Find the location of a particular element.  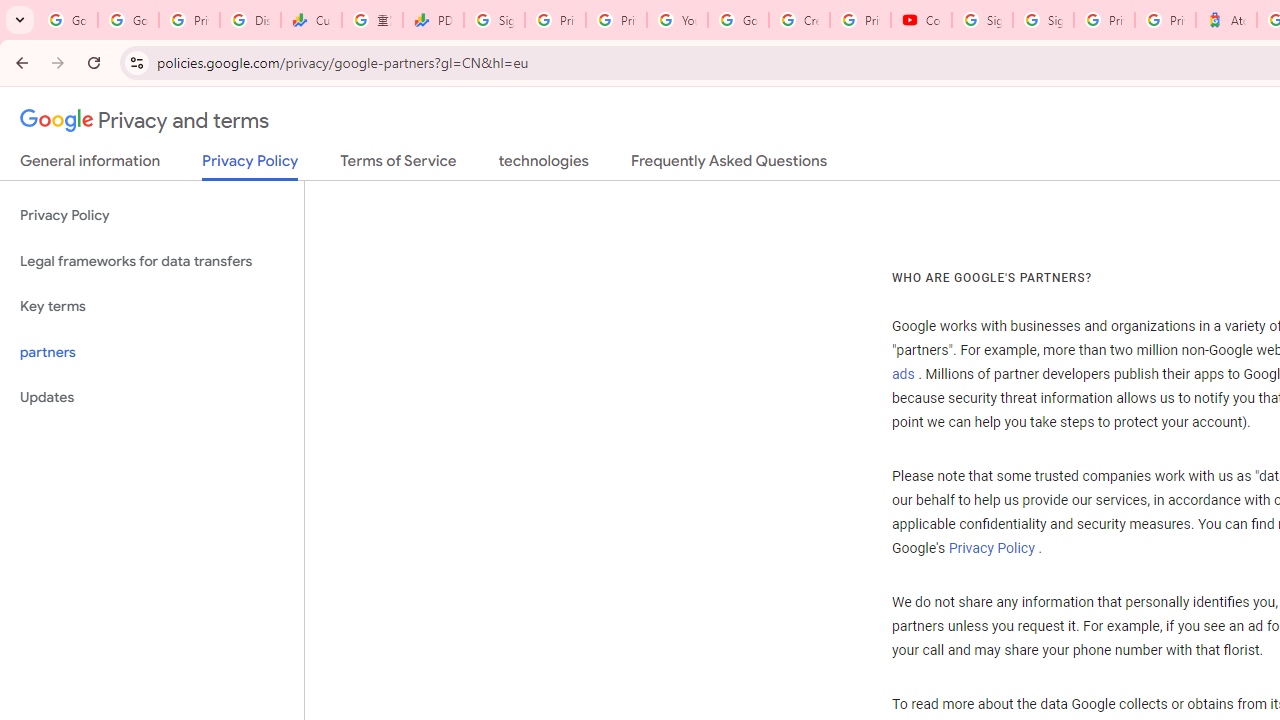

'Content Creator Programs & Opportunities - YouTube Creators' is located at coordinates (920, 20).